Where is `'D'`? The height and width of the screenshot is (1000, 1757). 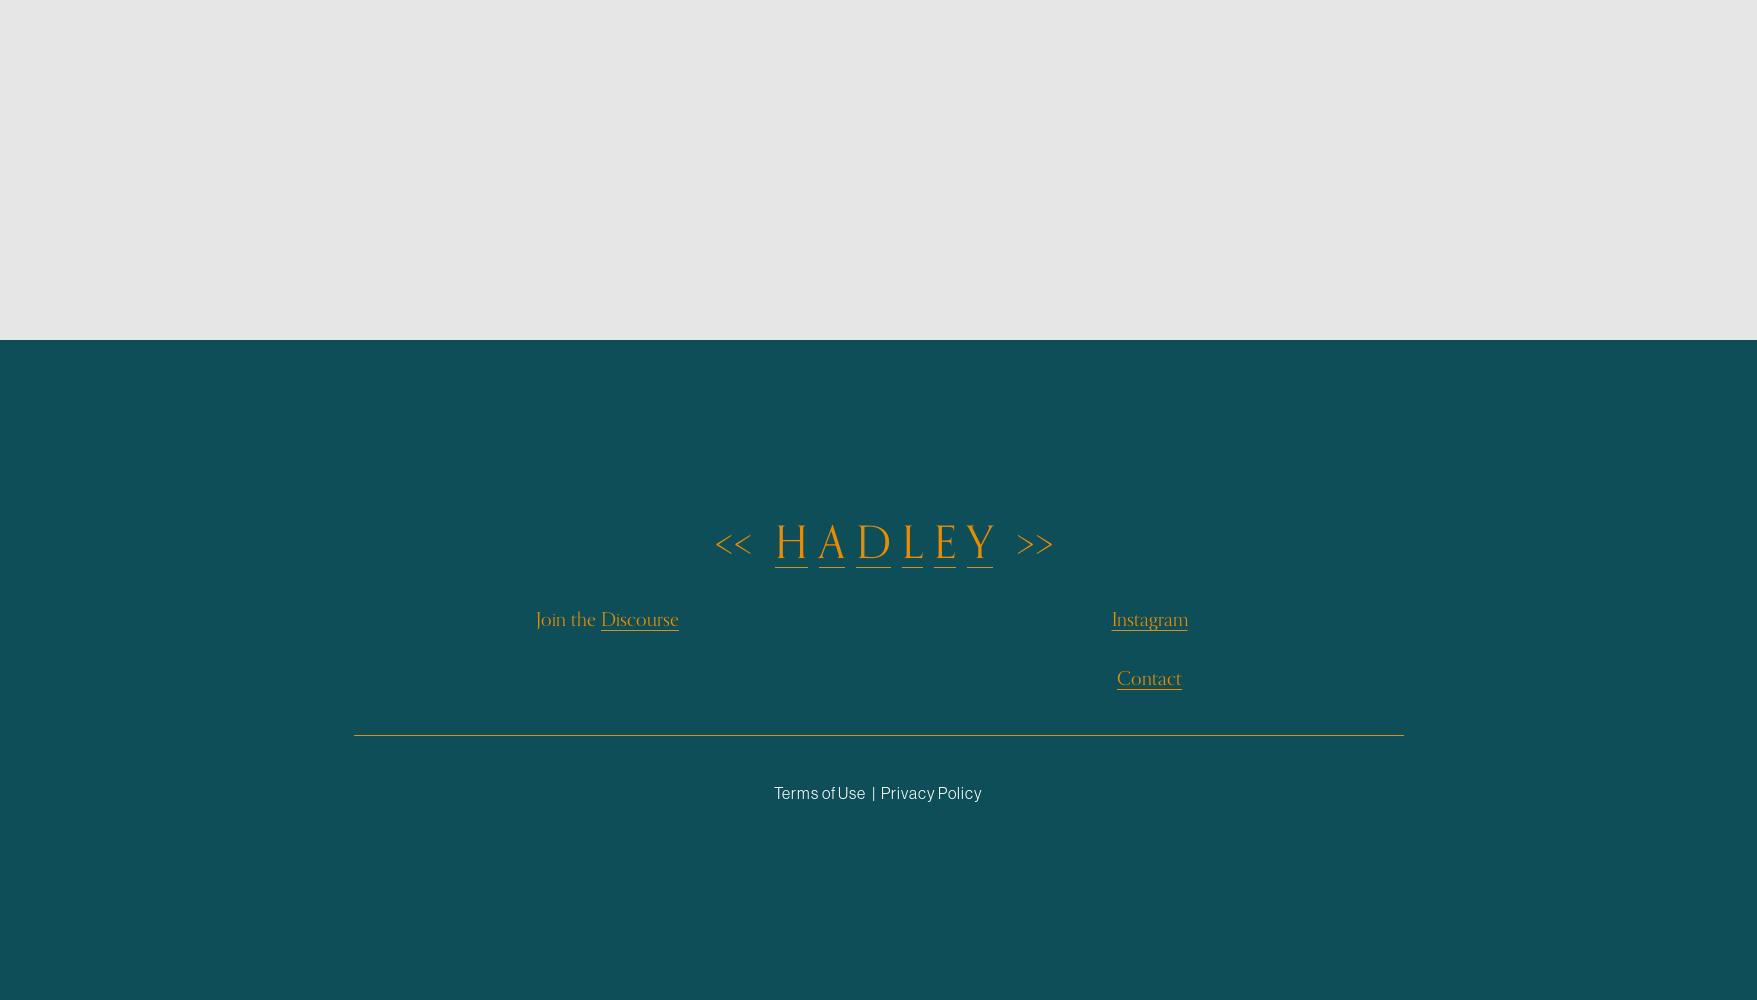
'D' is located at coordinates (873, 543).